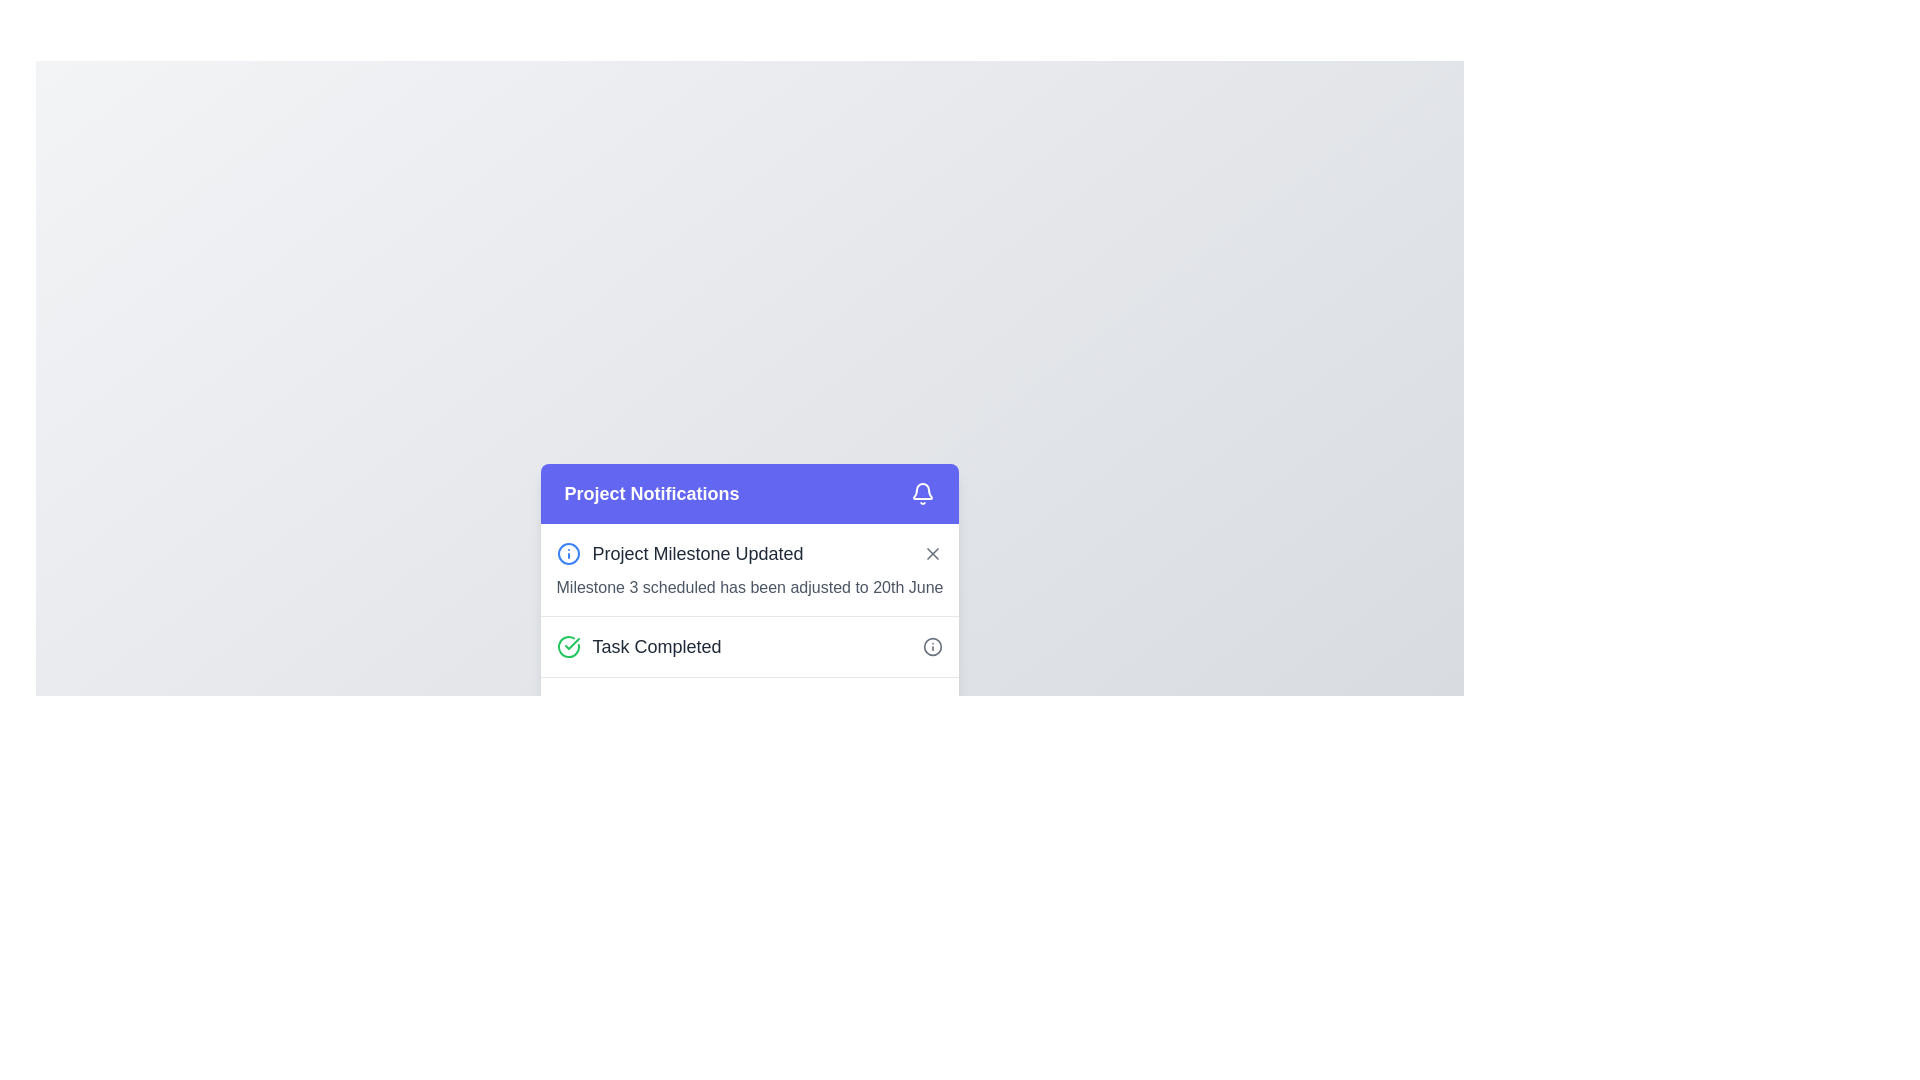  What do you see at coordinates (748, 646) in the screenshot?
I see `the notification indicating task completion located in the 'Project Notifications' panel, which is the second item in the list` at bounding box center [748, 646].